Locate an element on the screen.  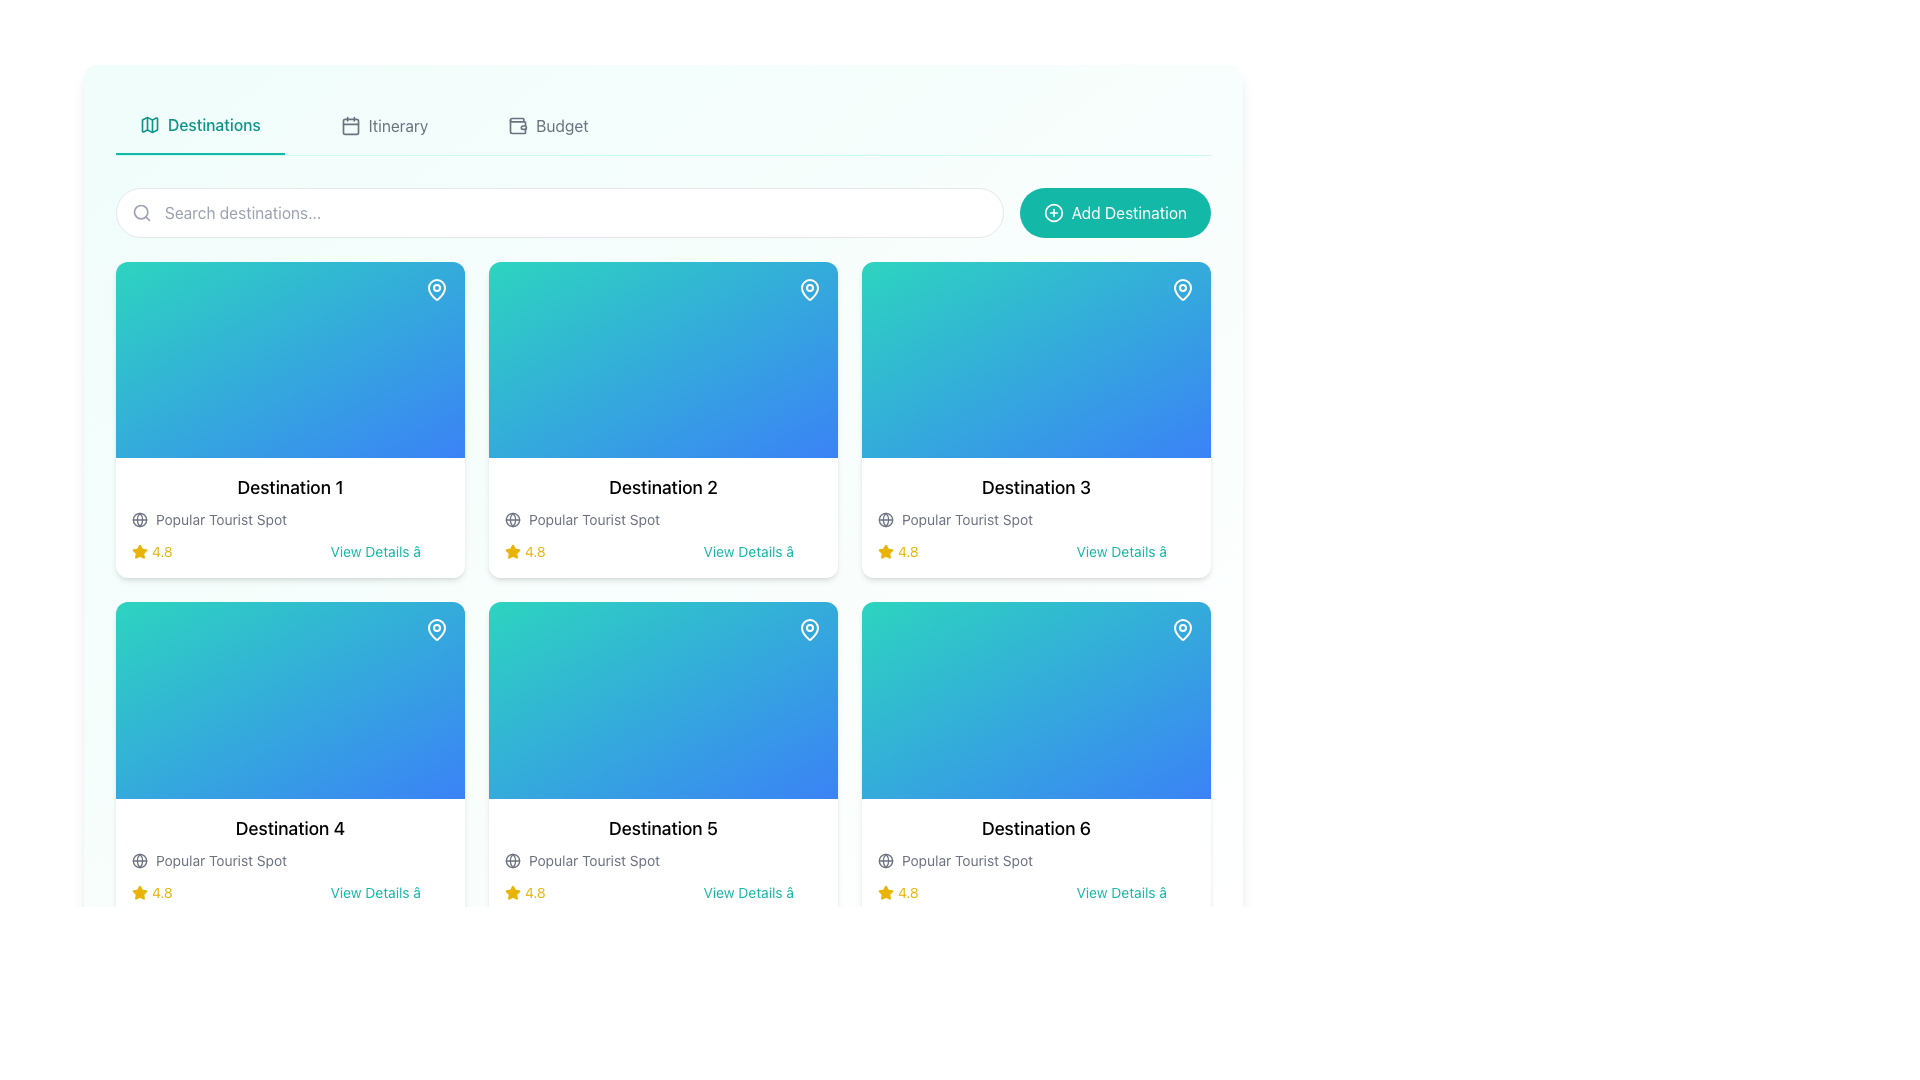
the globe icon located at the top-left of the text 'Popular Tourist Spot' within the card 'Destination 2' is located at coordinates (513, 519).